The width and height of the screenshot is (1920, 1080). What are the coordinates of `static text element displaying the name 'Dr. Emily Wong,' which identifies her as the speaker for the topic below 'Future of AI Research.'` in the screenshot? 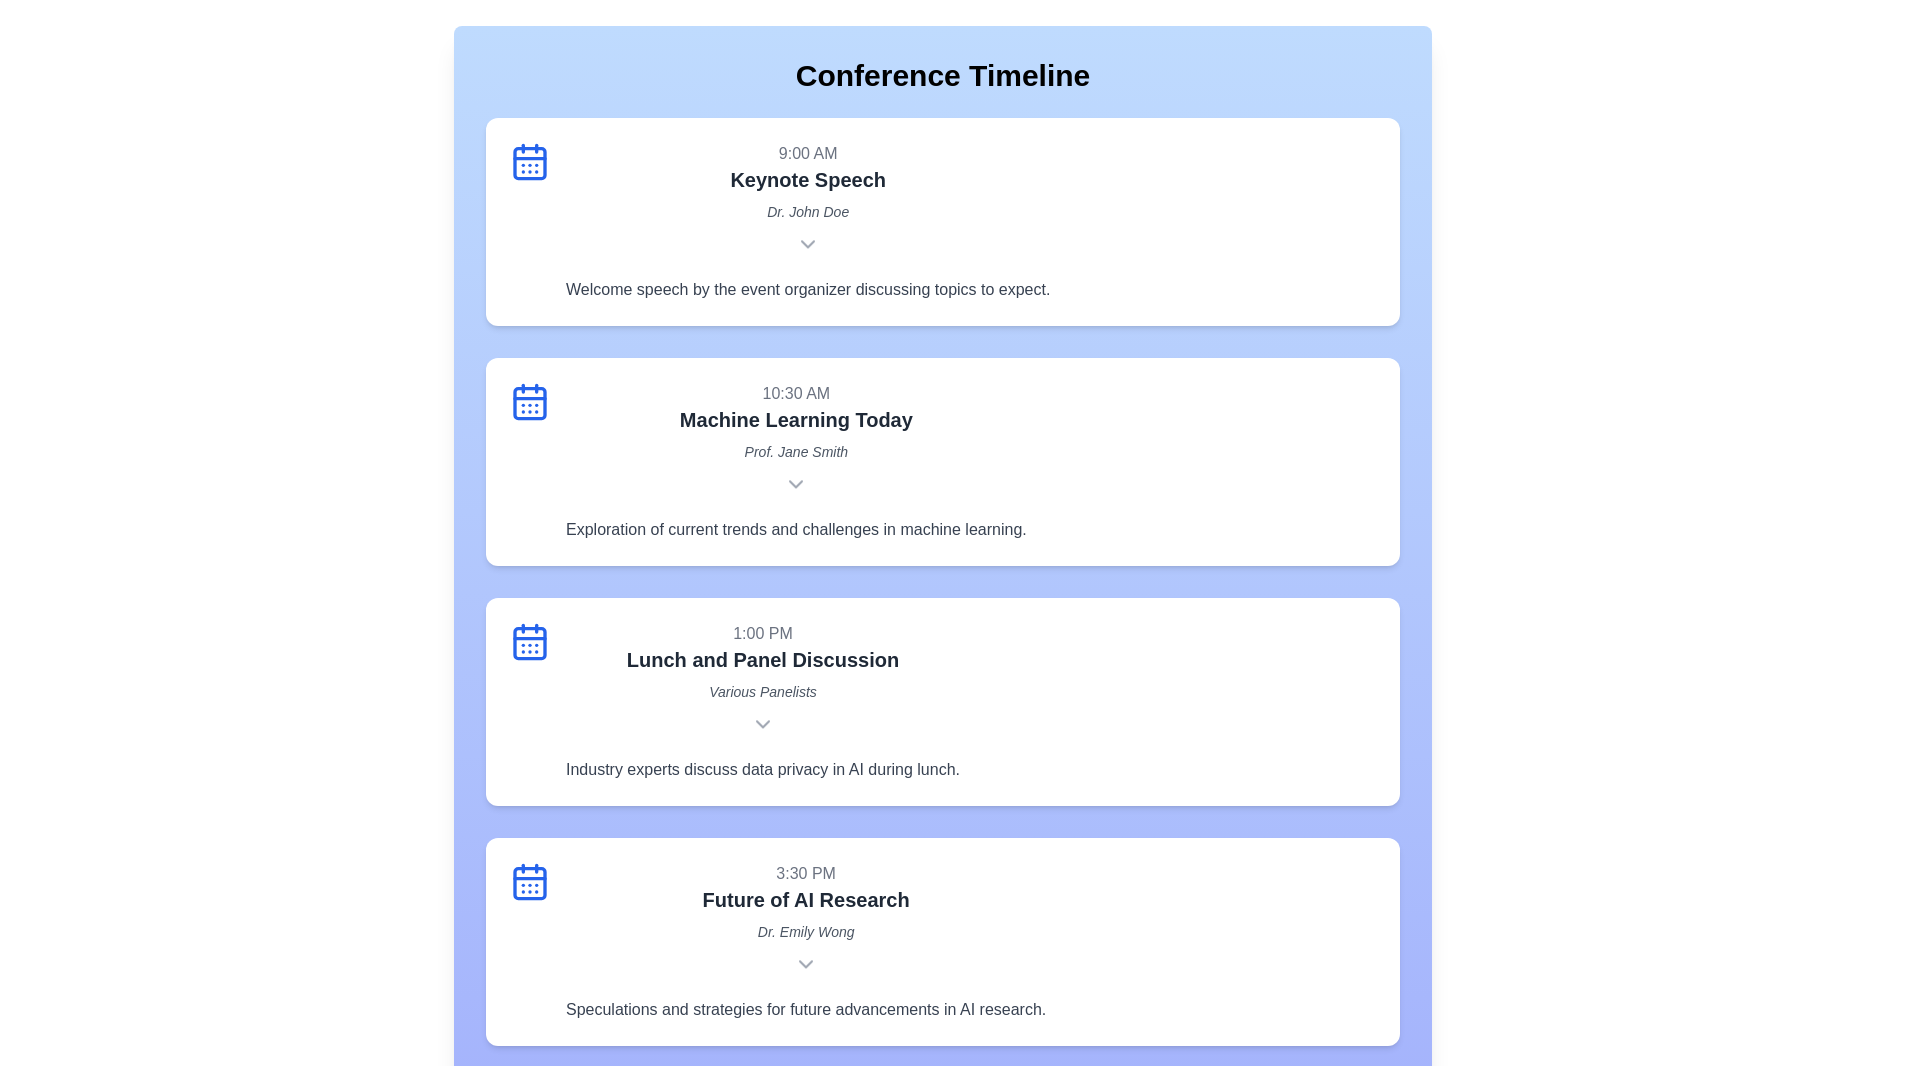 It's located at (806, 932).